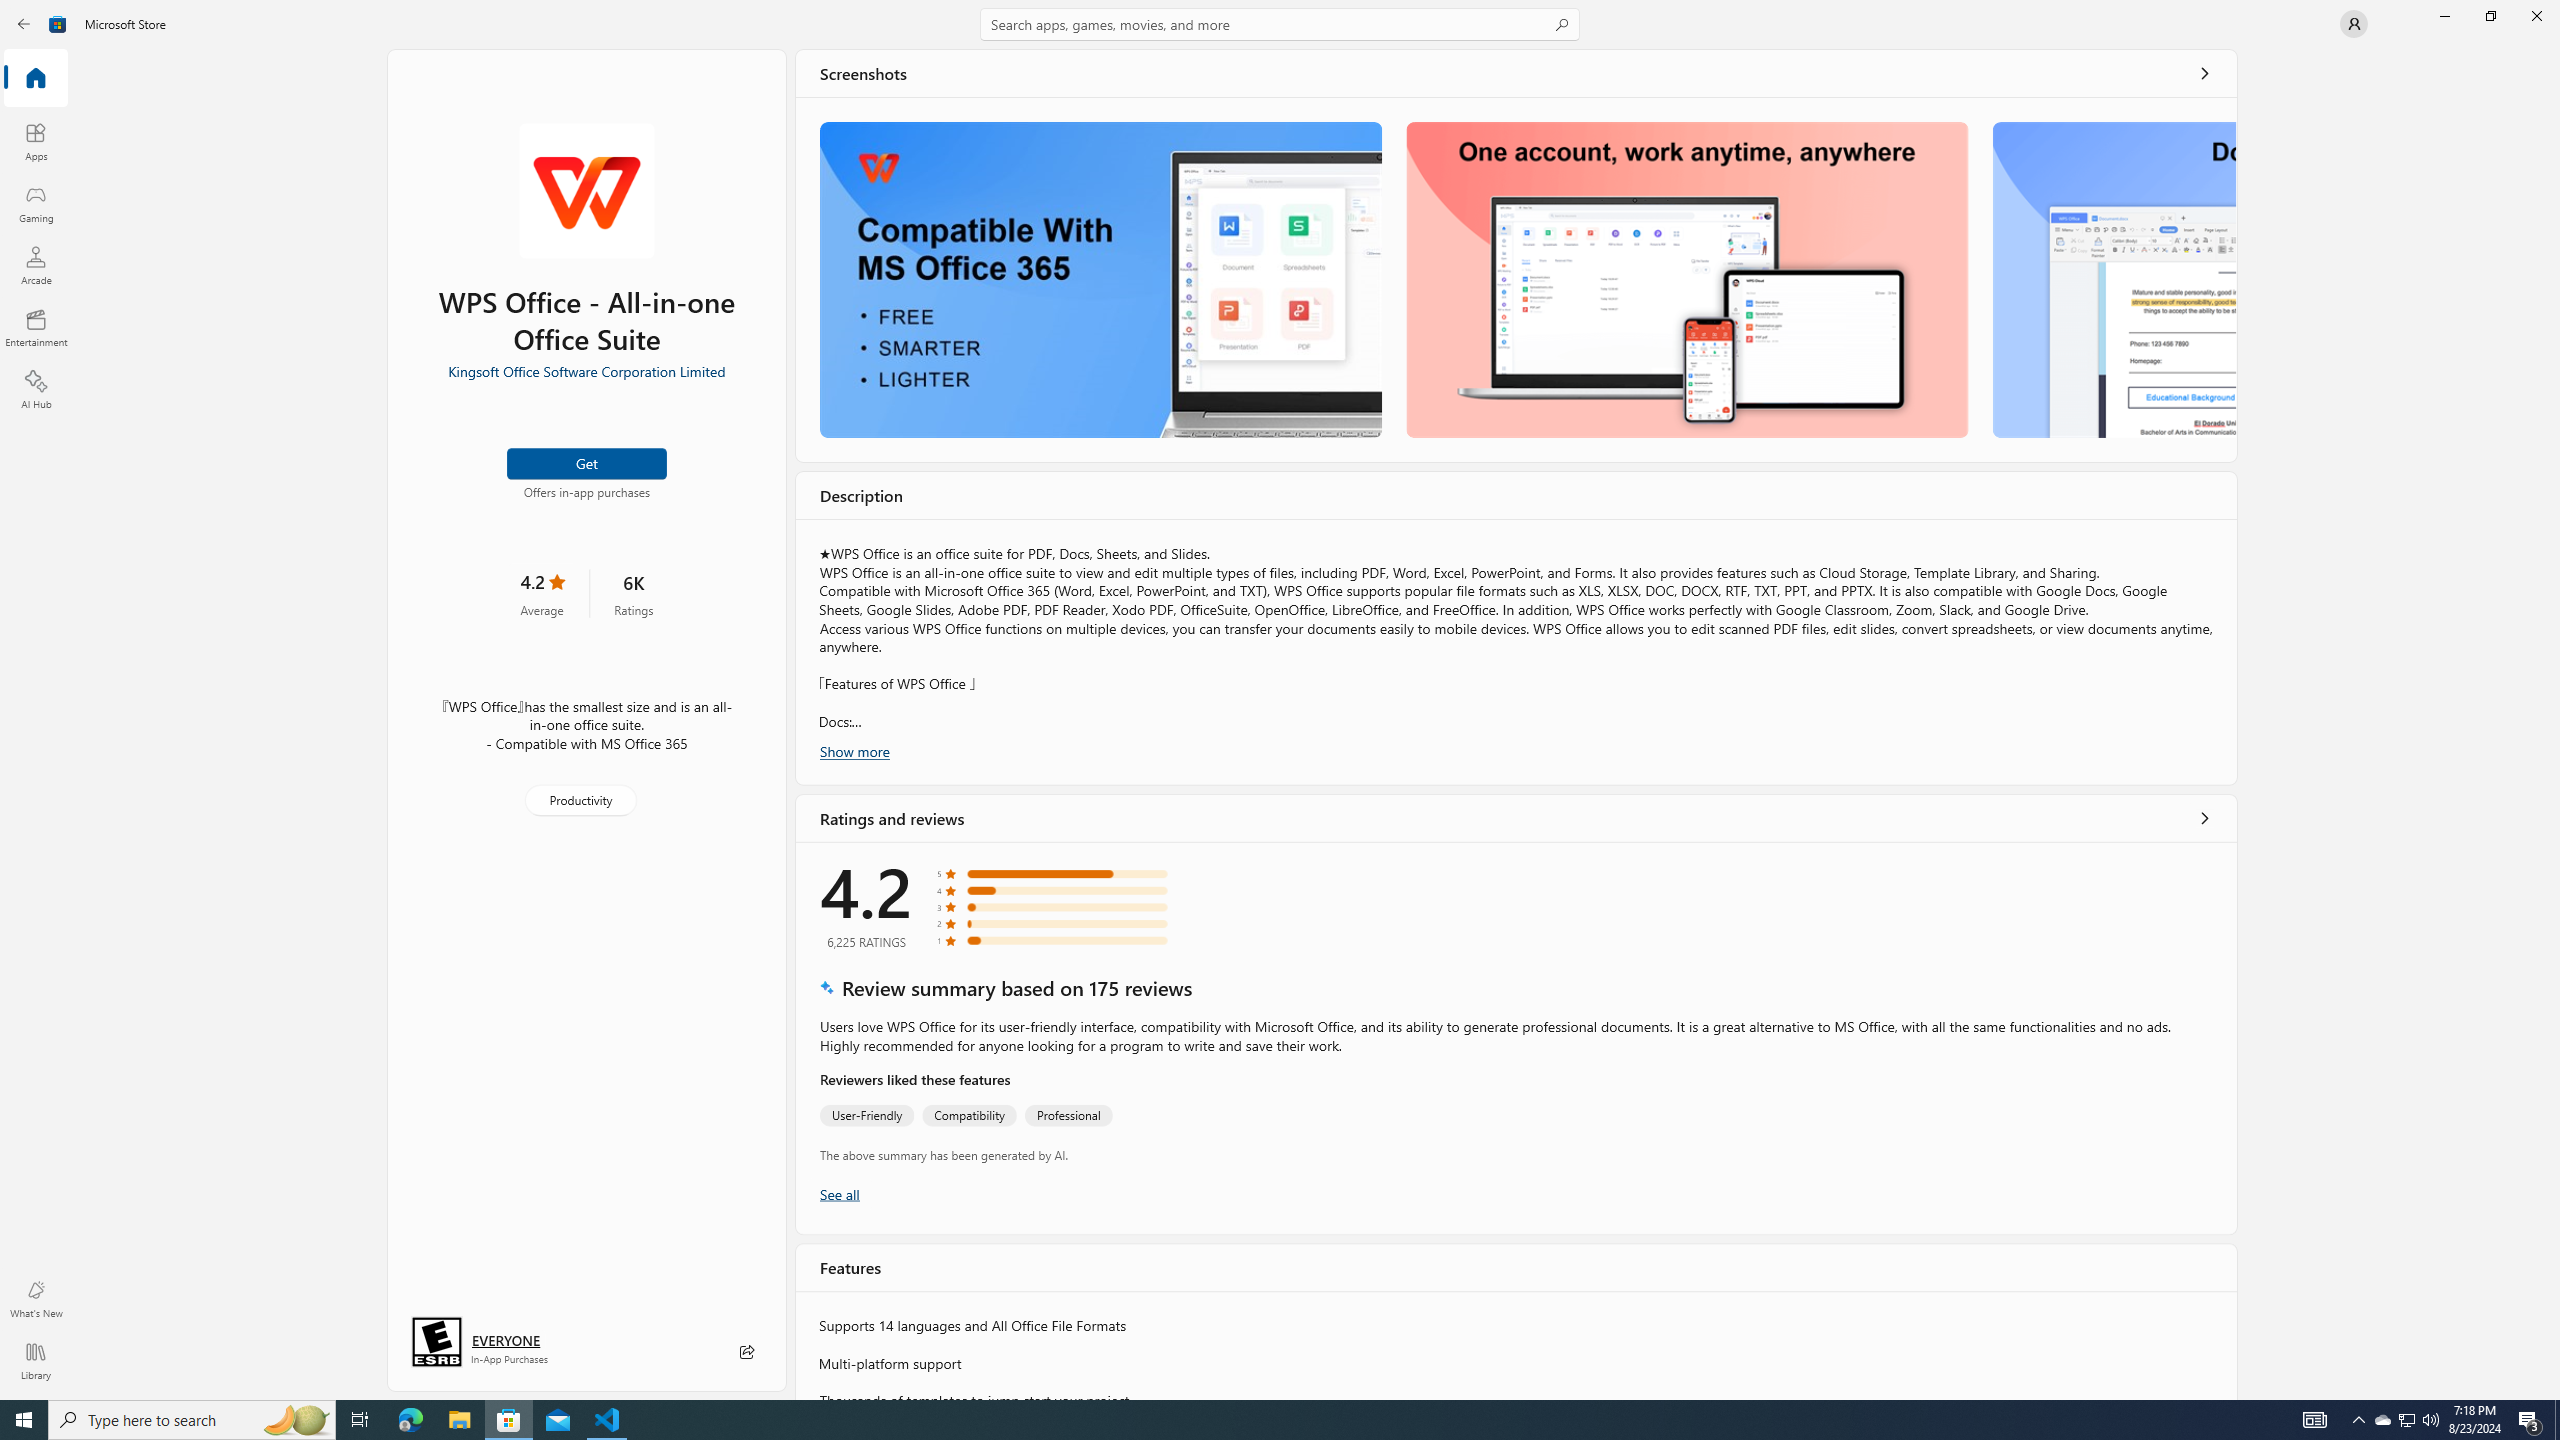 The width and height of the screenshot is (2560, 1440). What do you see at coordinates (541, 593) in the screenshot?
I see `'4.2 stars. Click to skip to ratings and reviews'` at bounding box center [541, 593].